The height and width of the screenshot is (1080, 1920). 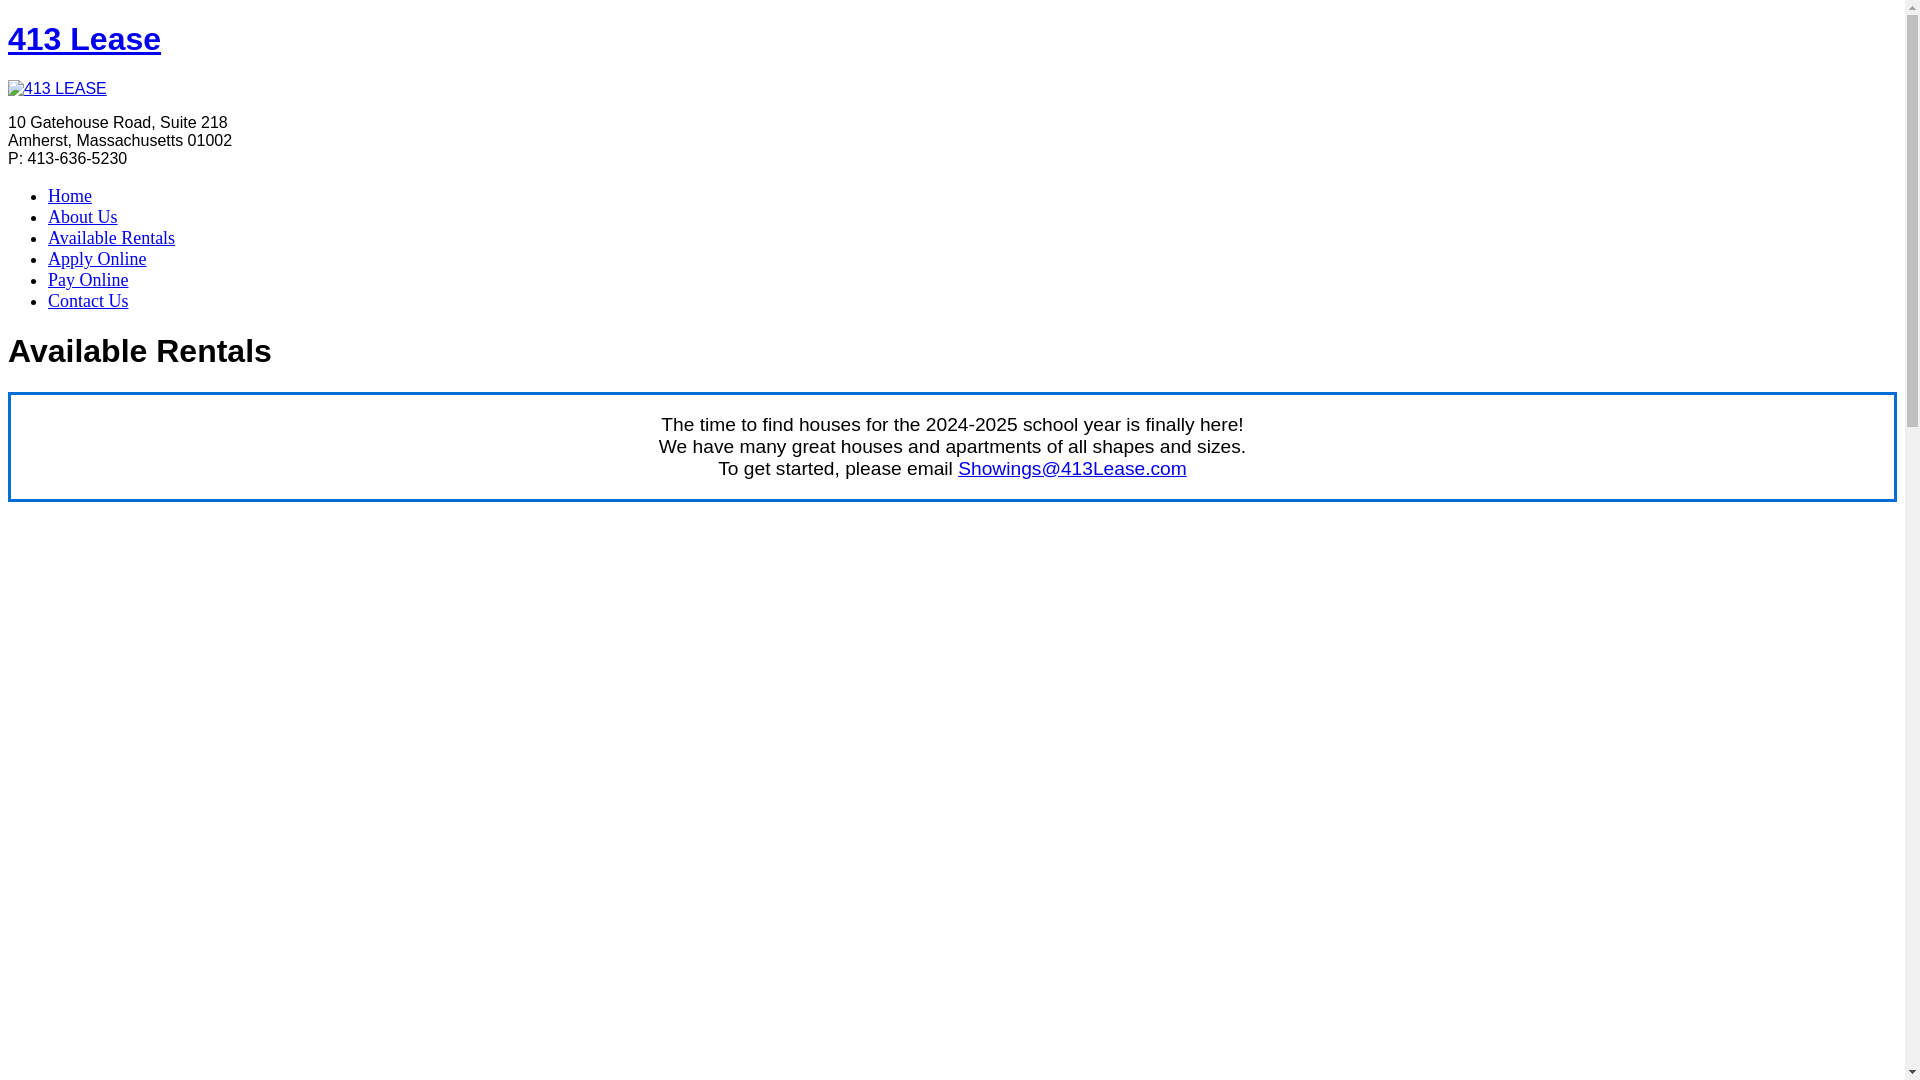 I want to click on 'Contact Us', so click(x=87, y=300).